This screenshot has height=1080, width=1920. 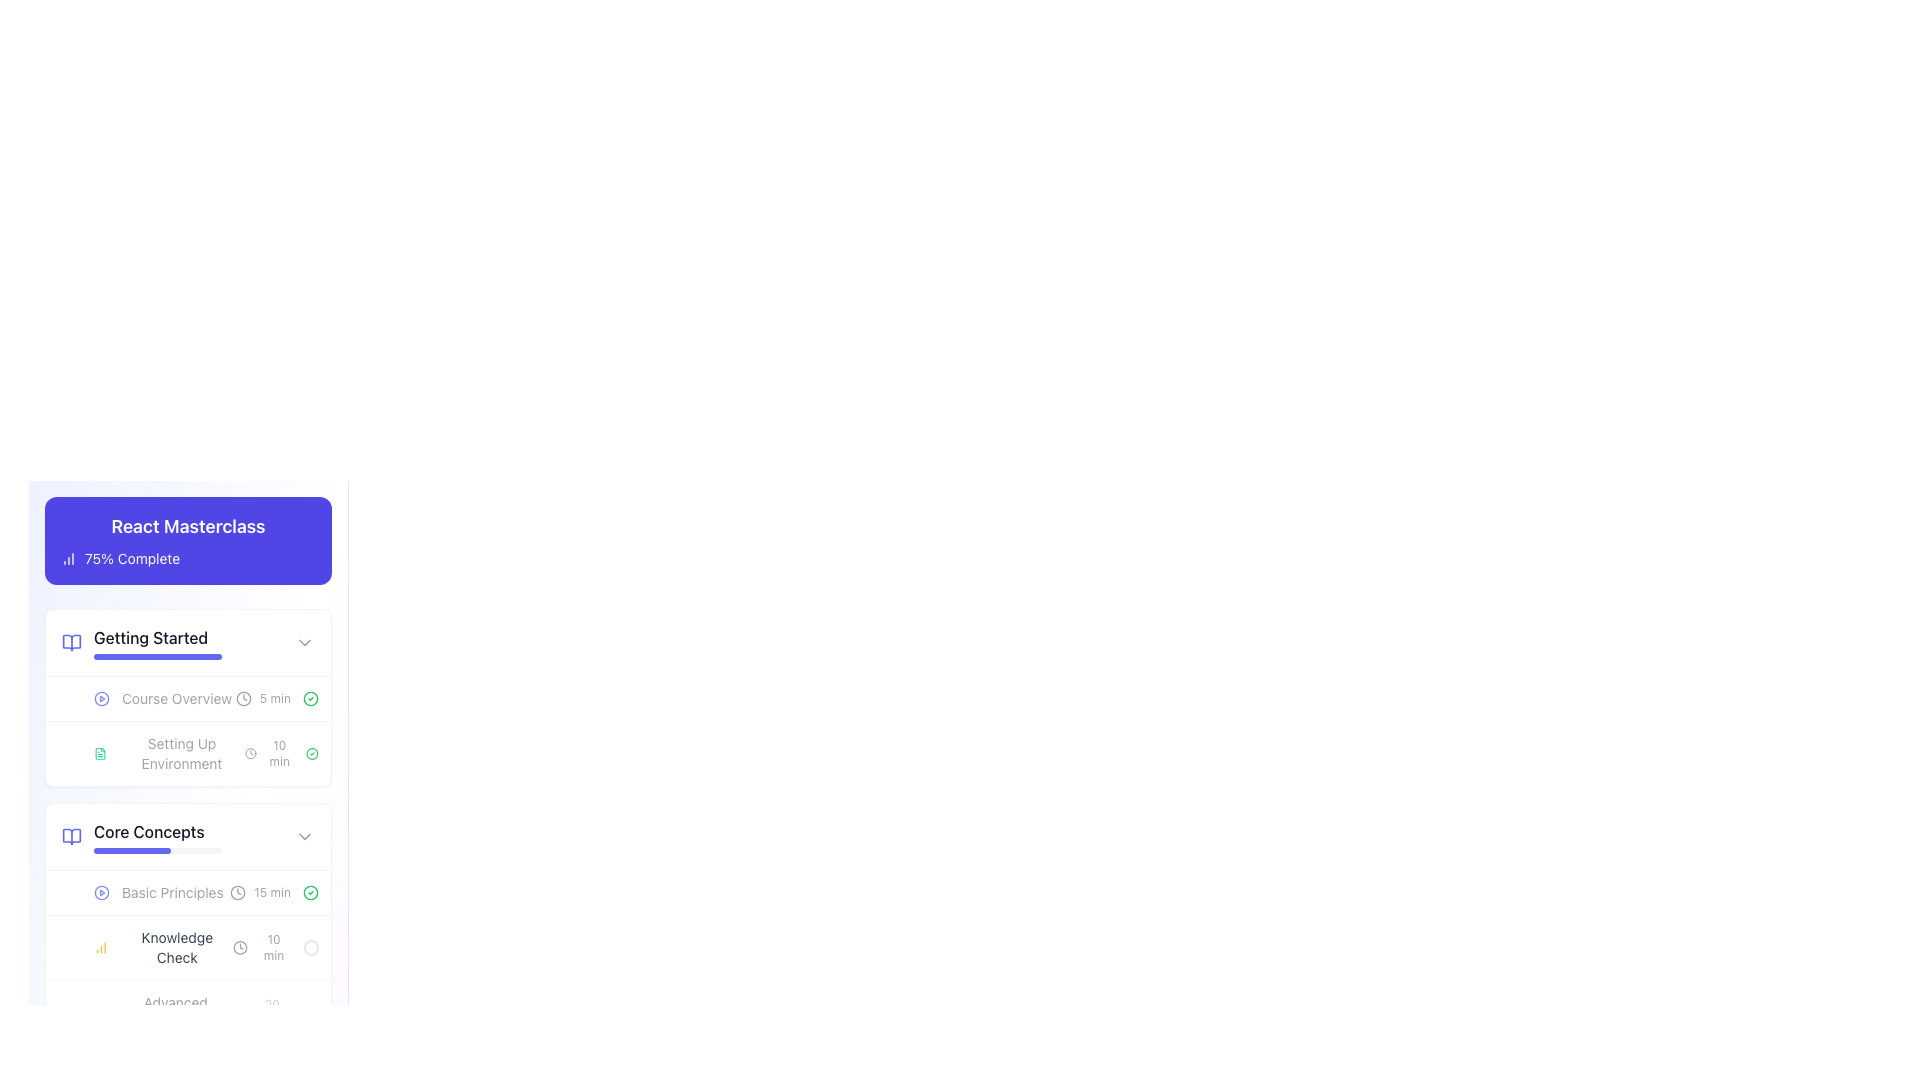 I want to click on descriptive text label indicating a topic within the 'Getting Started' section of the 'React Masterclass' course overview, so click(x=182, y=753).